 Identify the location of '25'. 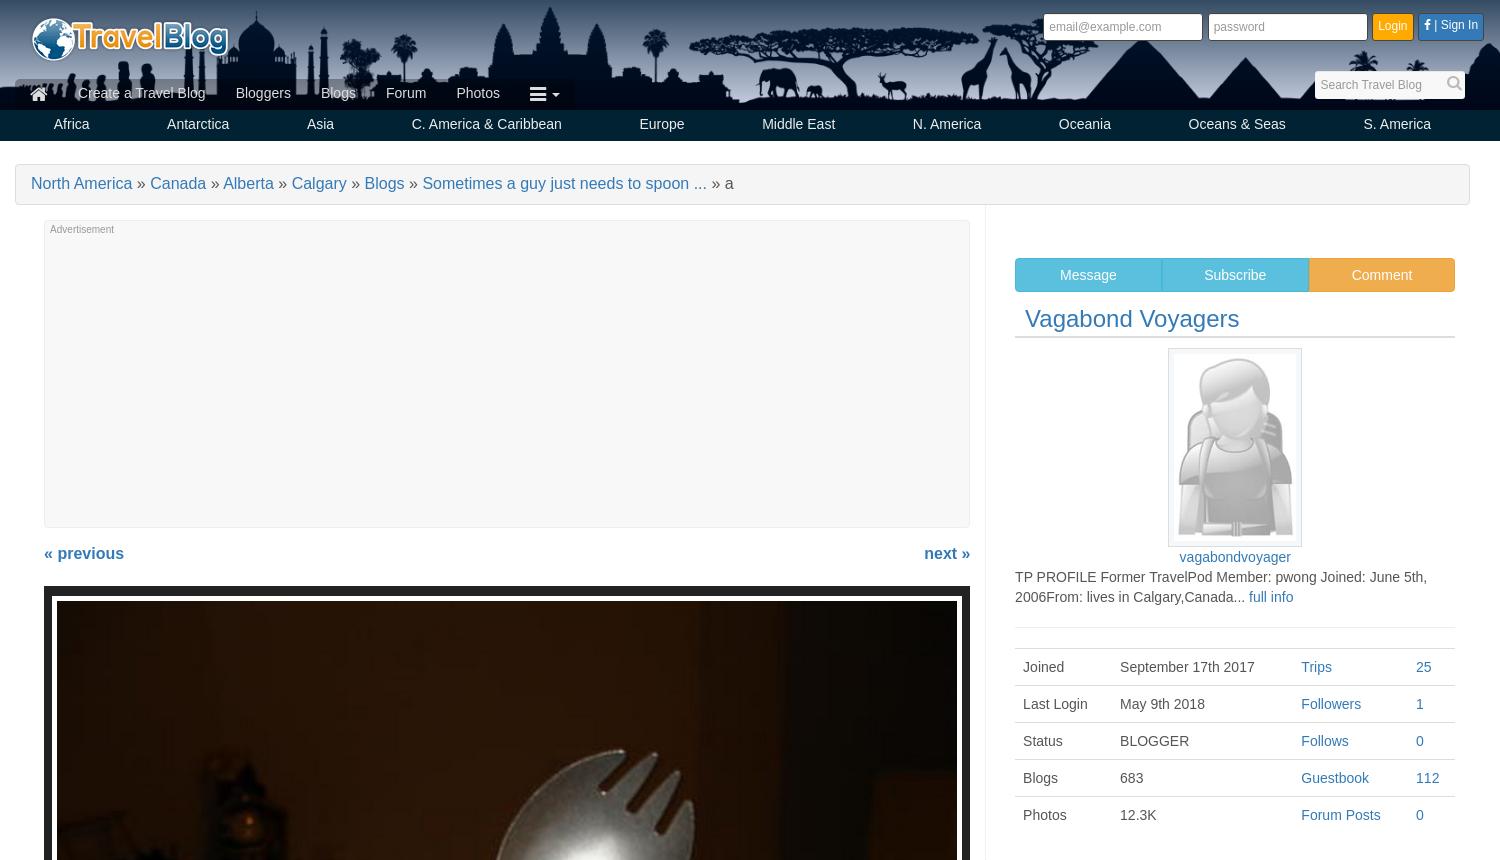
(1423, 667).